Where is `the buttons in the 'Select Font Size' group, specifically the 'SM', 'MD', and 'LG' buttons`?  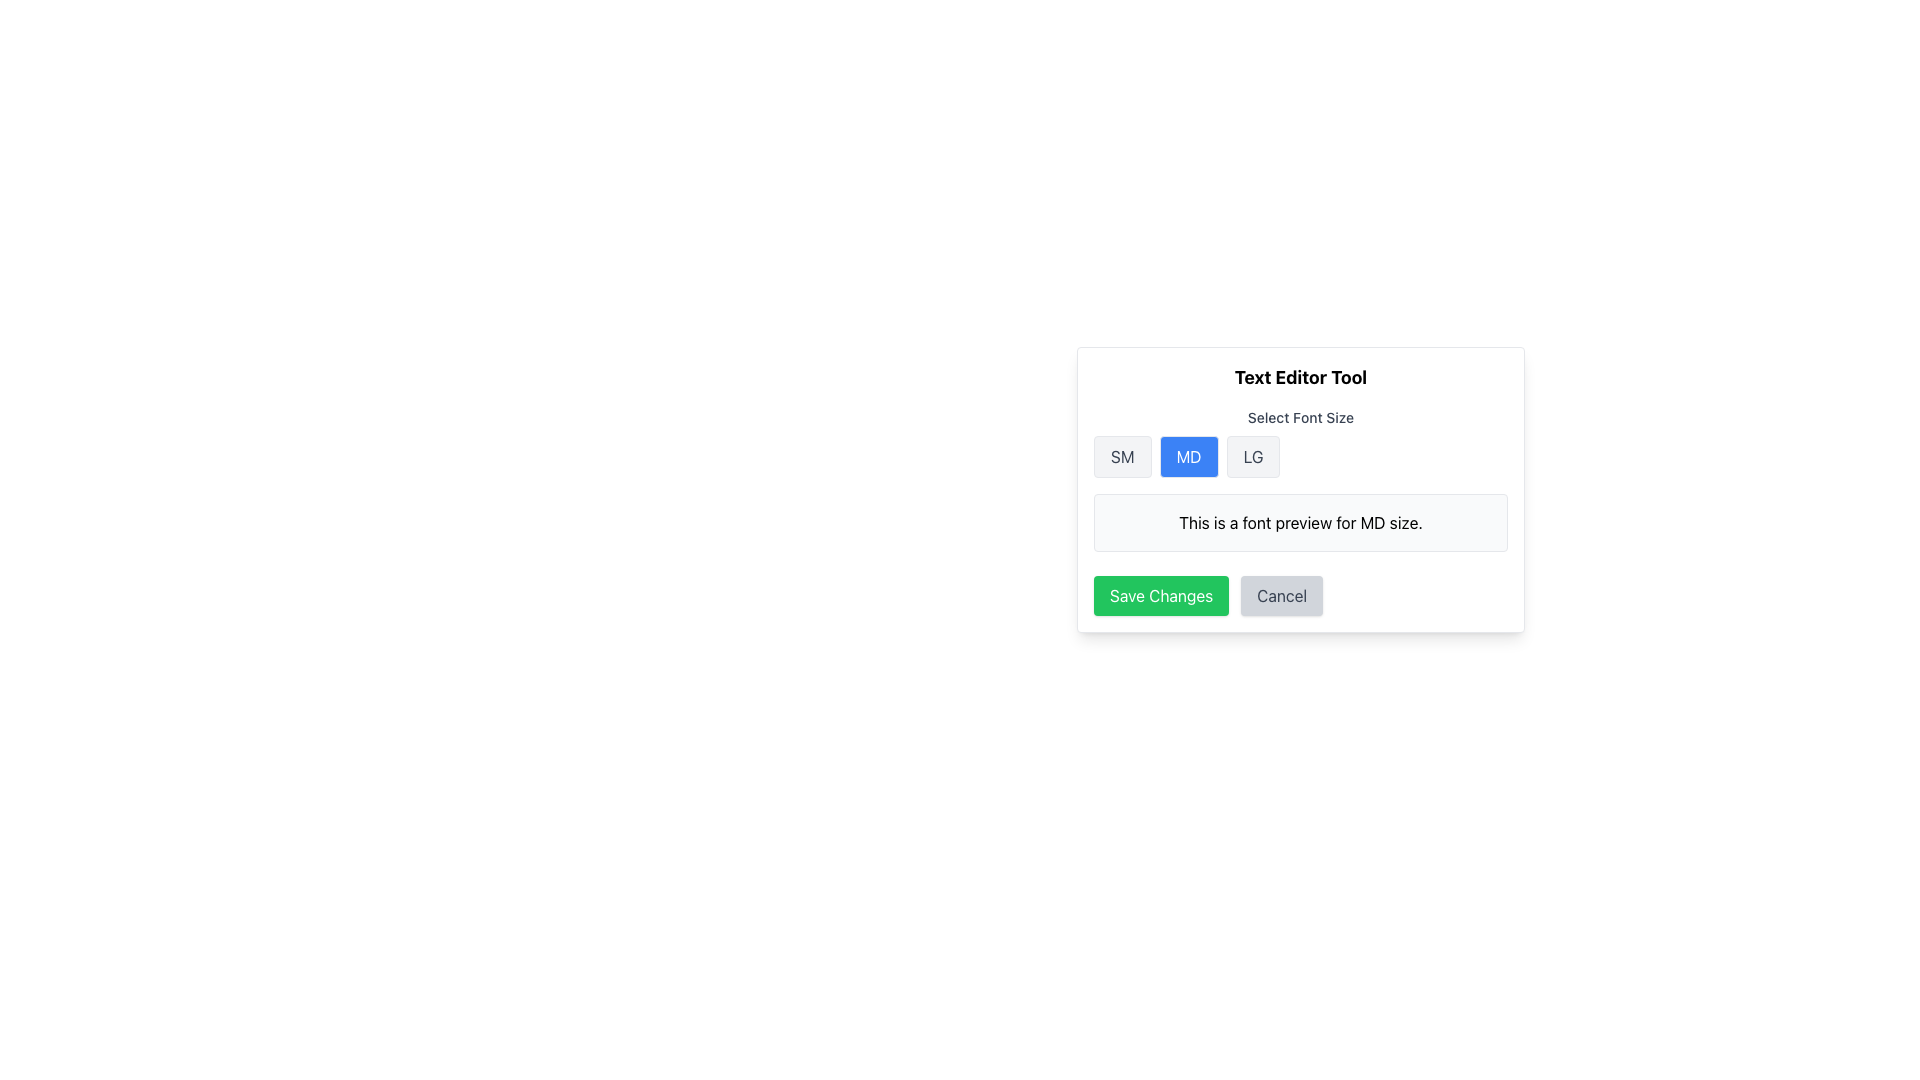 the buttons in the 'Select Font Size' group, specifically the 'SM', 'MD', and 'LG' buttons is located at coordinates (1300, 479).